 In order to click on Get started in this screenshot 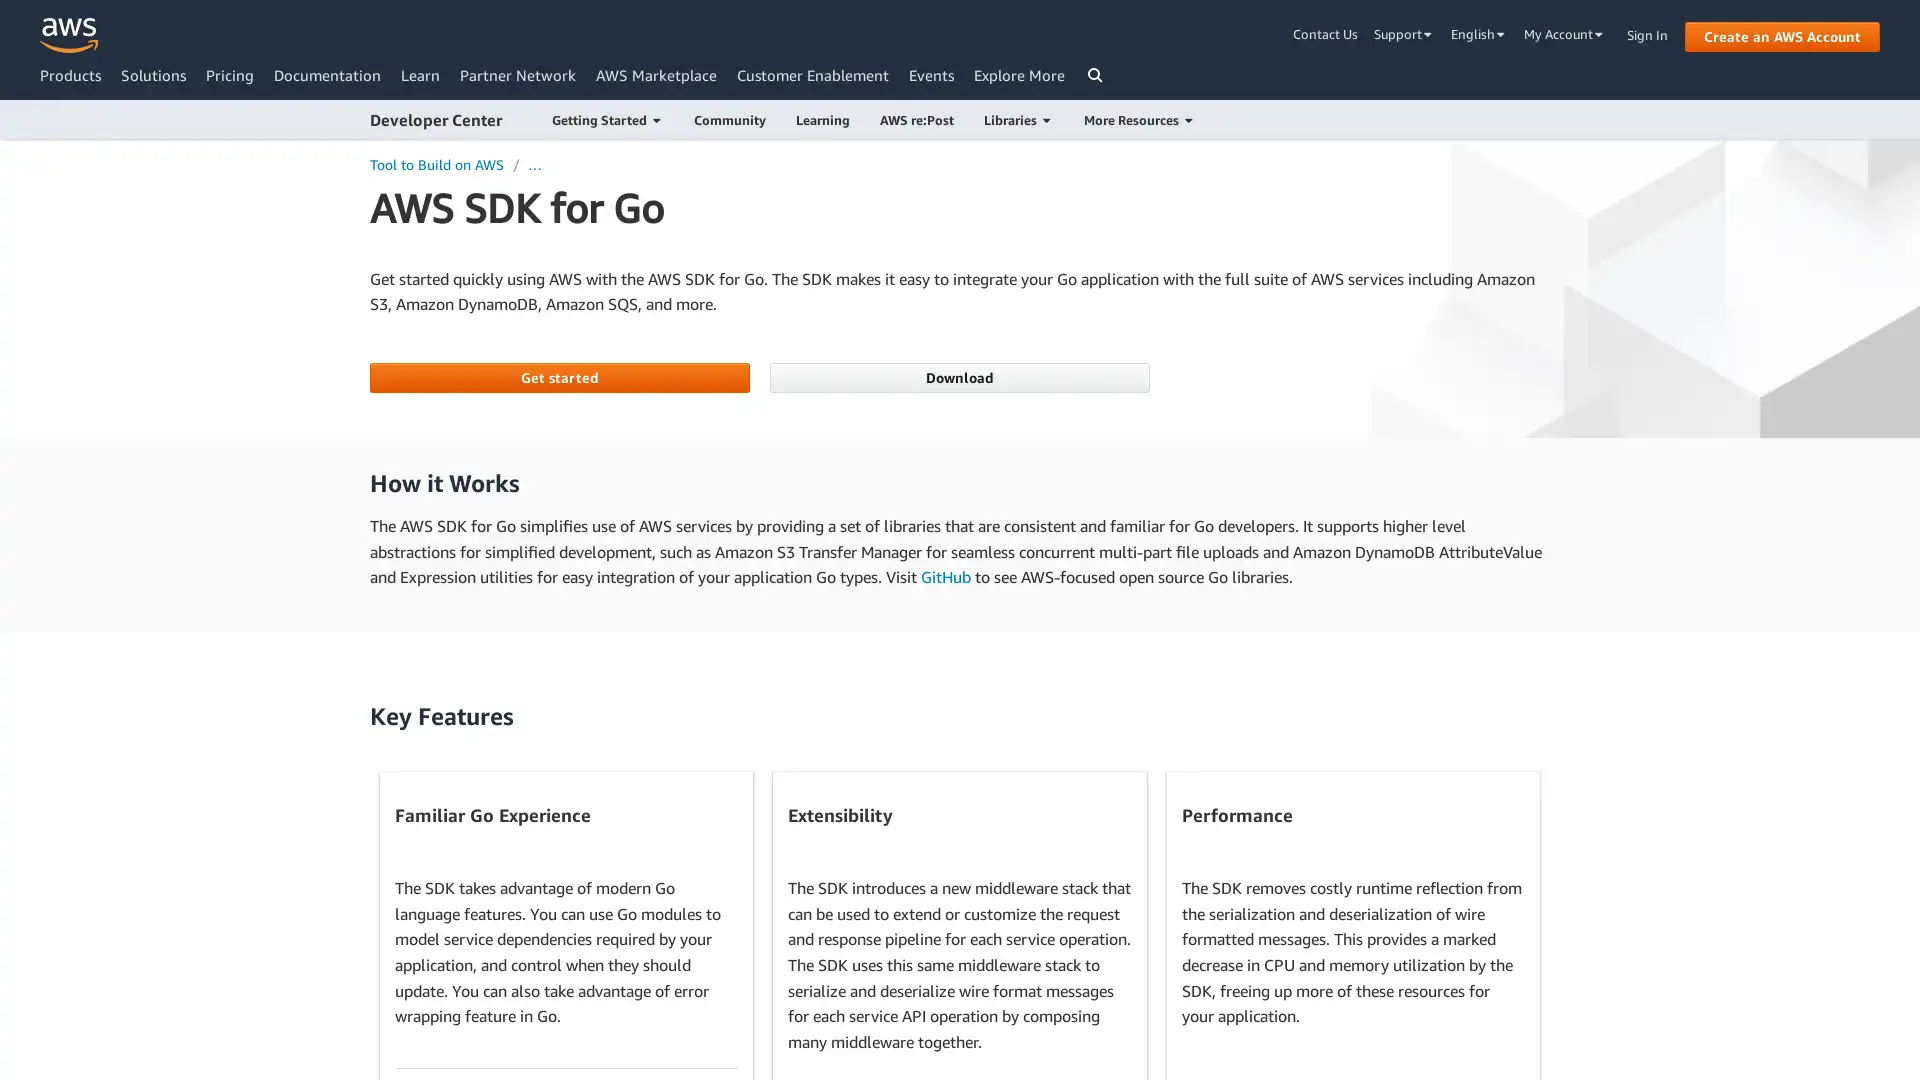, I will do `click(559, 377)`.